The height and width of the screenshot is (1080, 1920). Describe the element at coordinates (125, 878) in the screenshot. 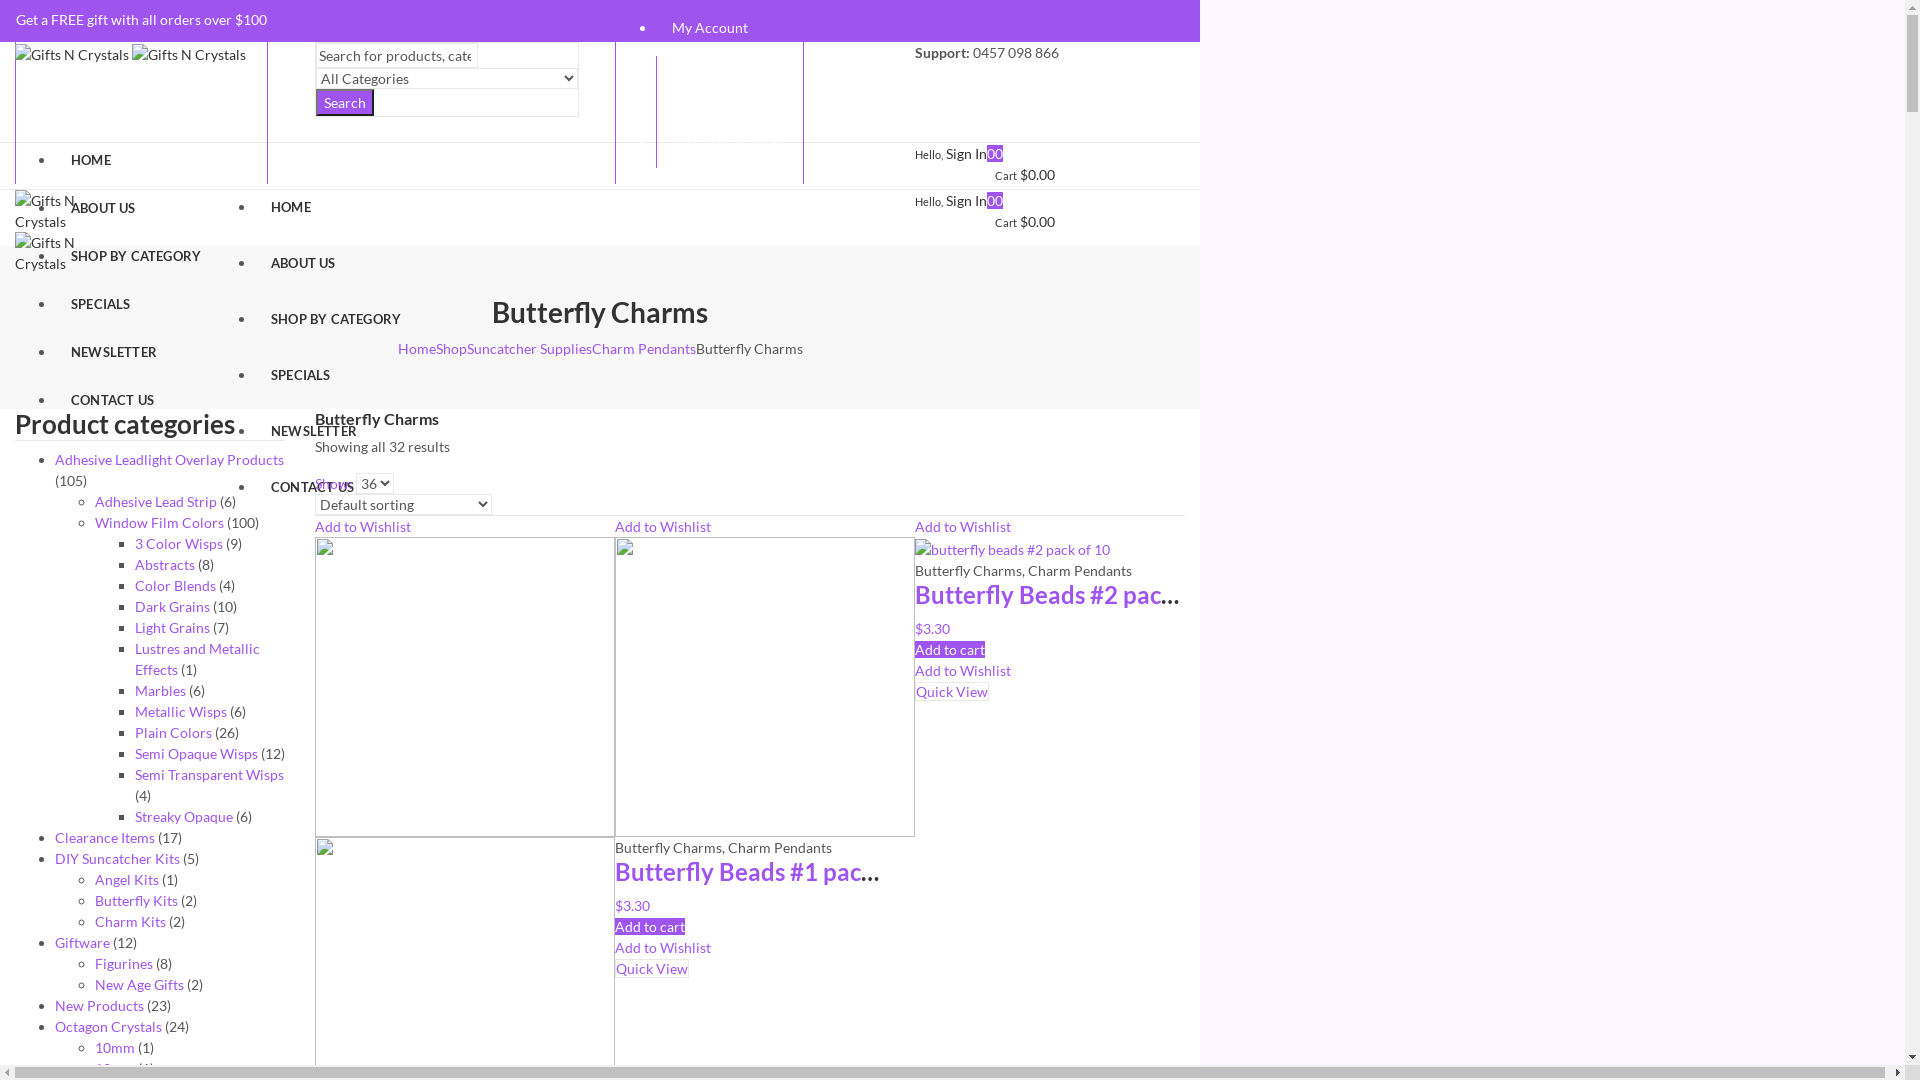

I see `'Angel Kits'` at that location.